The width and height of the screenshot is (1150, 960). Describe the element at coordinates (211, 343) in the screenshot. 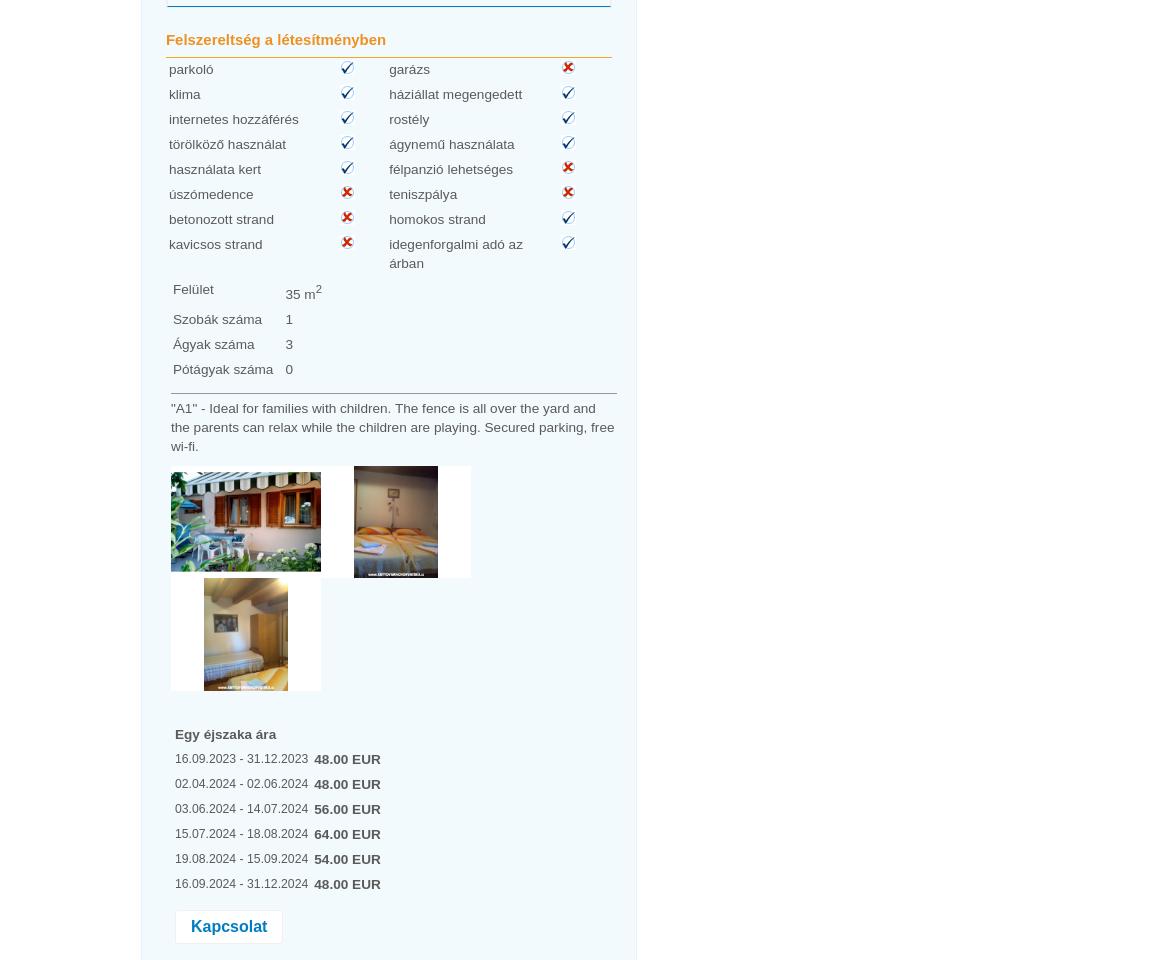

I see `'Ágyak száma'` at that location.